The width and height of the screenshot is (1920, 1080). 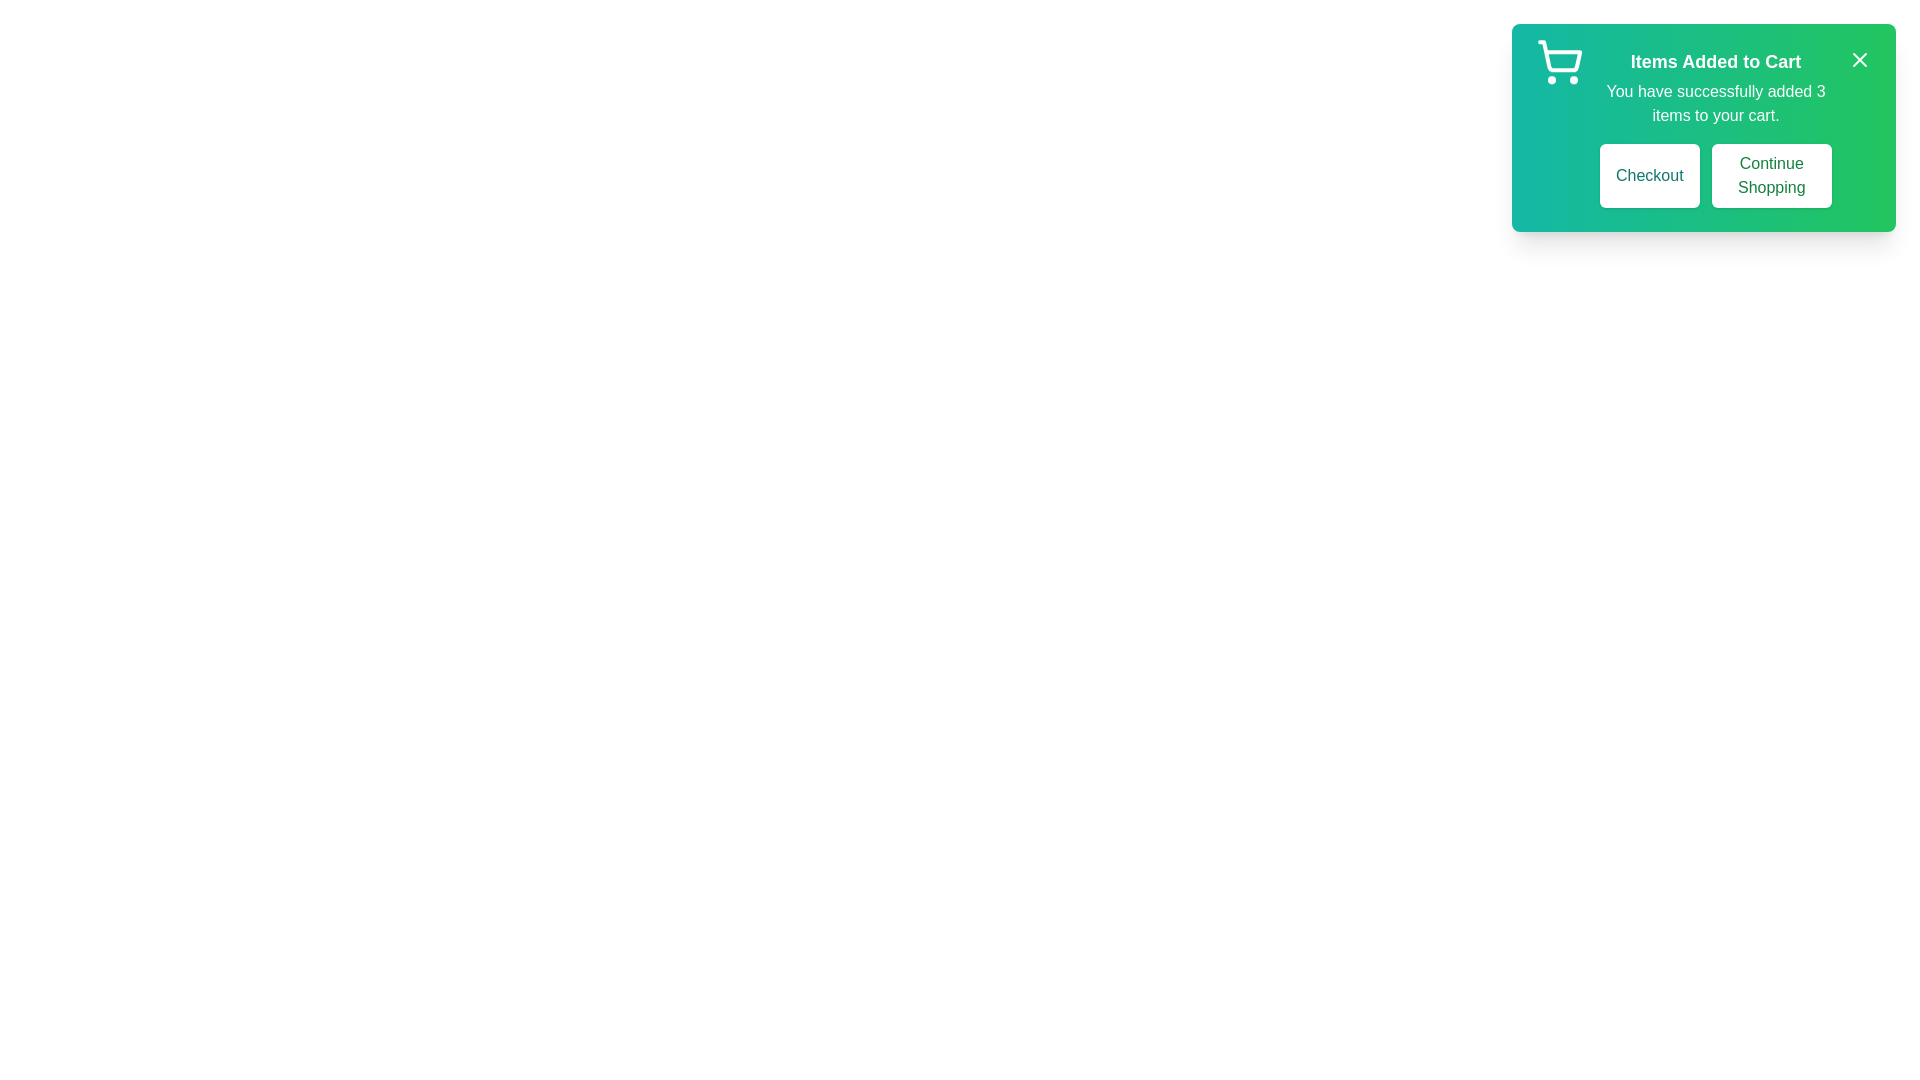 I want to click on the 'Checkout' button to proceed to checkout, so click(x=1649, y=175).